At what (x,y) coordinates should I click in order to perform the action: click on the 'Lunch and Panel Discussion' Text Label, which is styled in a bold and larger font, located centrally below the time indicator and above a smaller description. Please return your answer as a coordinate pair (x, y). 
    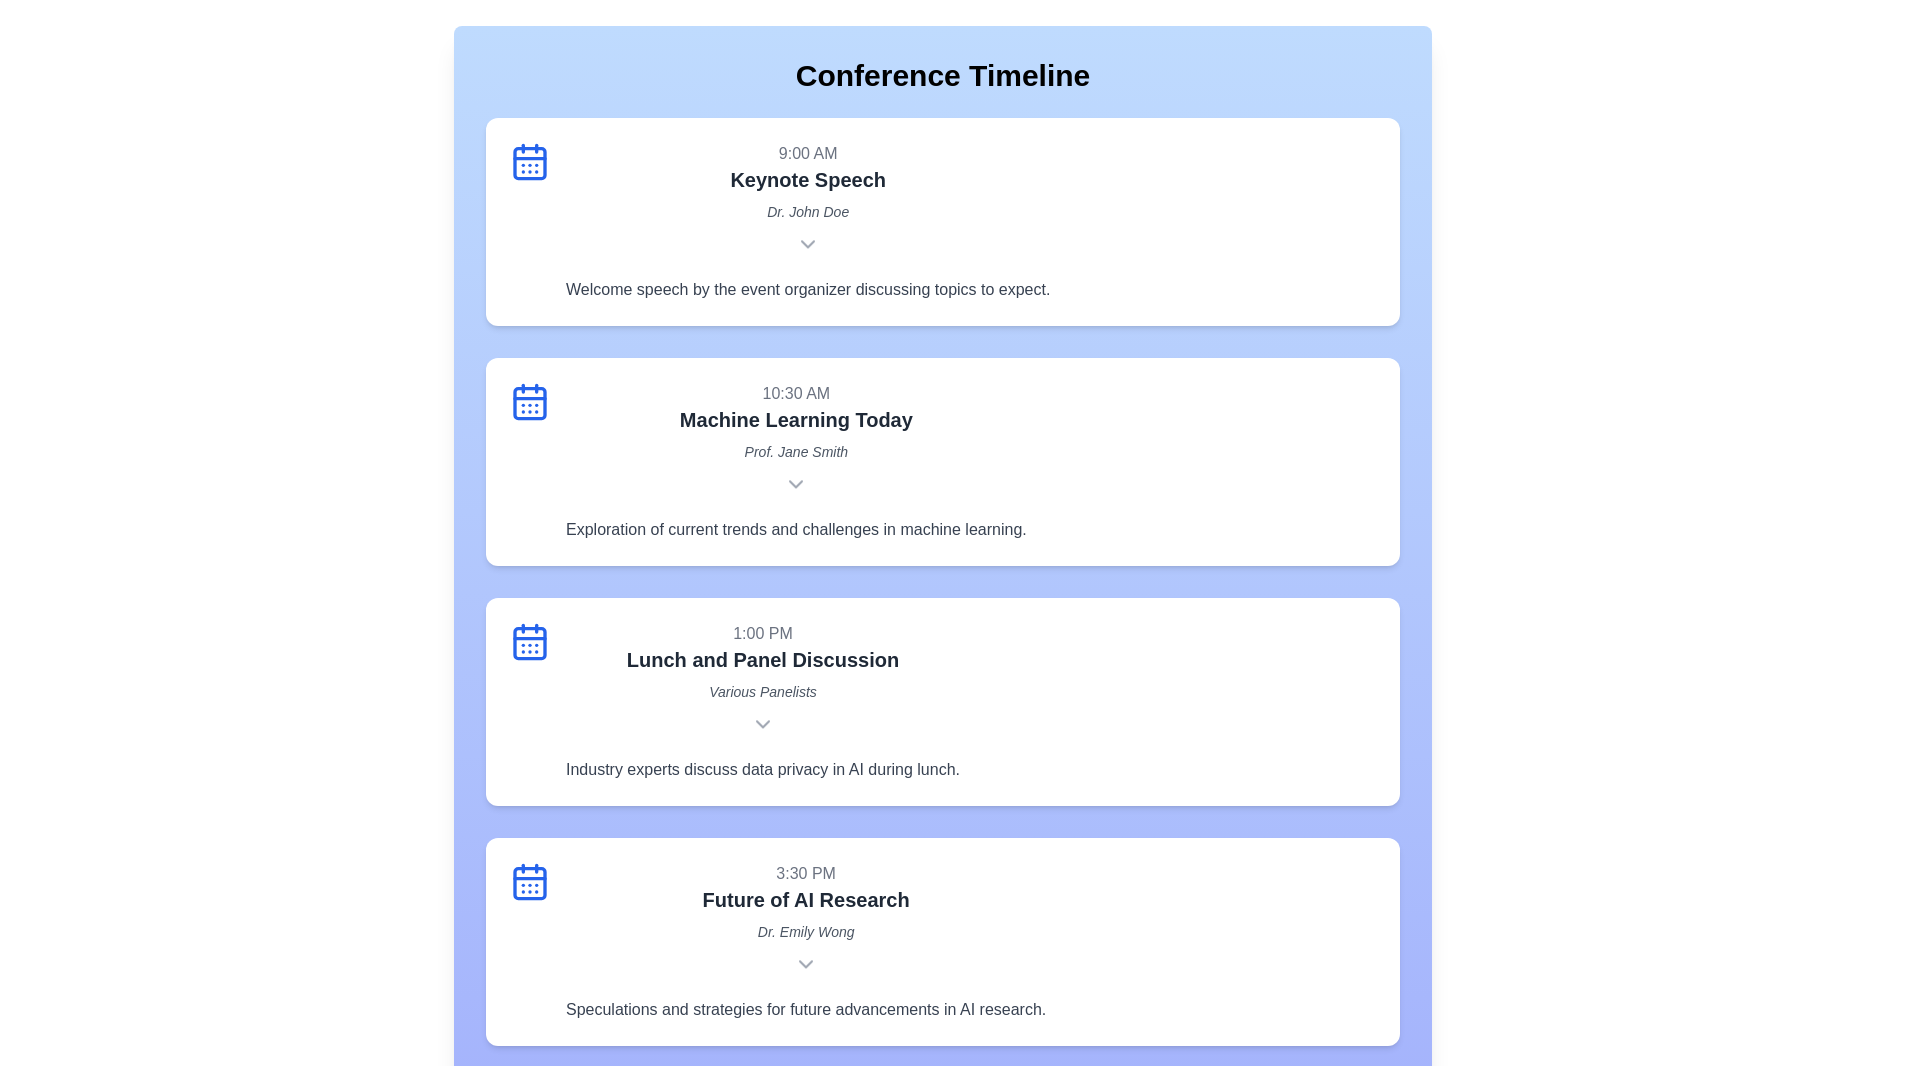
    Looking at the image, I should click on (762, 659).